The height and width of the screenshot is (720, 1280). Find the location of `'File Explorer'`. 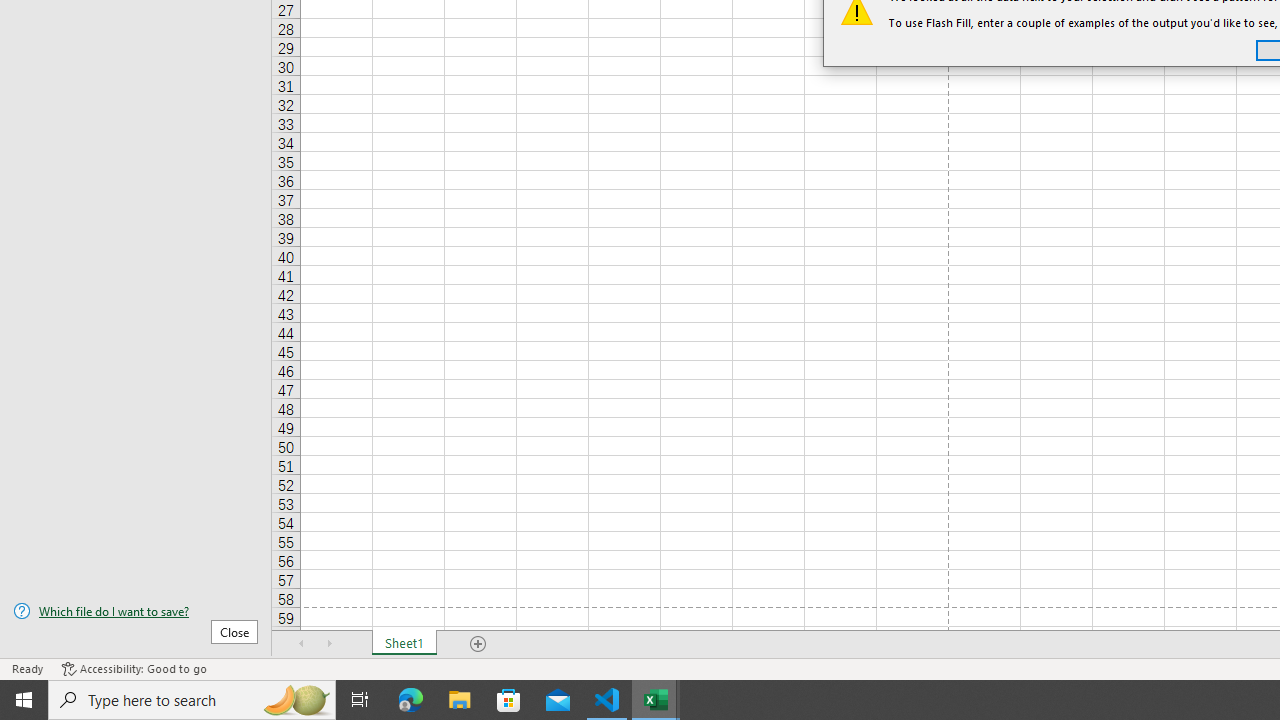

'File Explorer' is located at coordinates (459, 698).